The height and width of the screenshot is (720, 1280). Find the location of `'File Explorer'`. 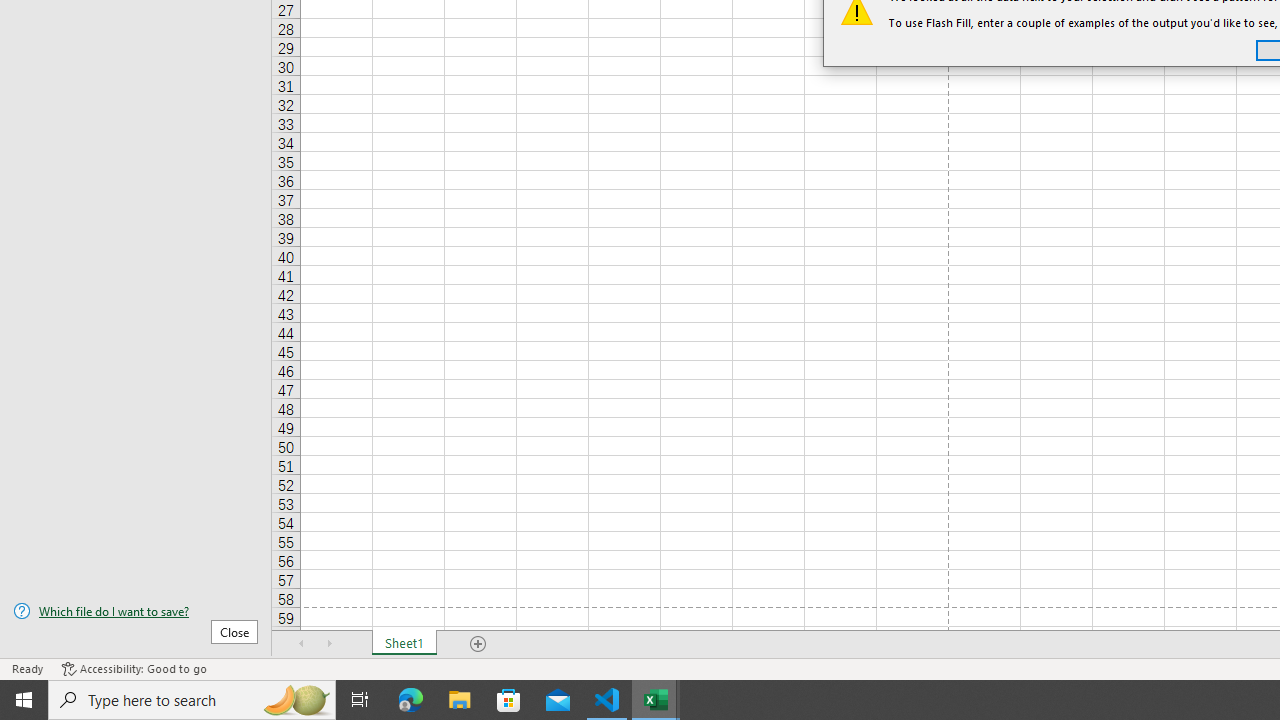

'File Explorer' is located at coordinates (459, 698).